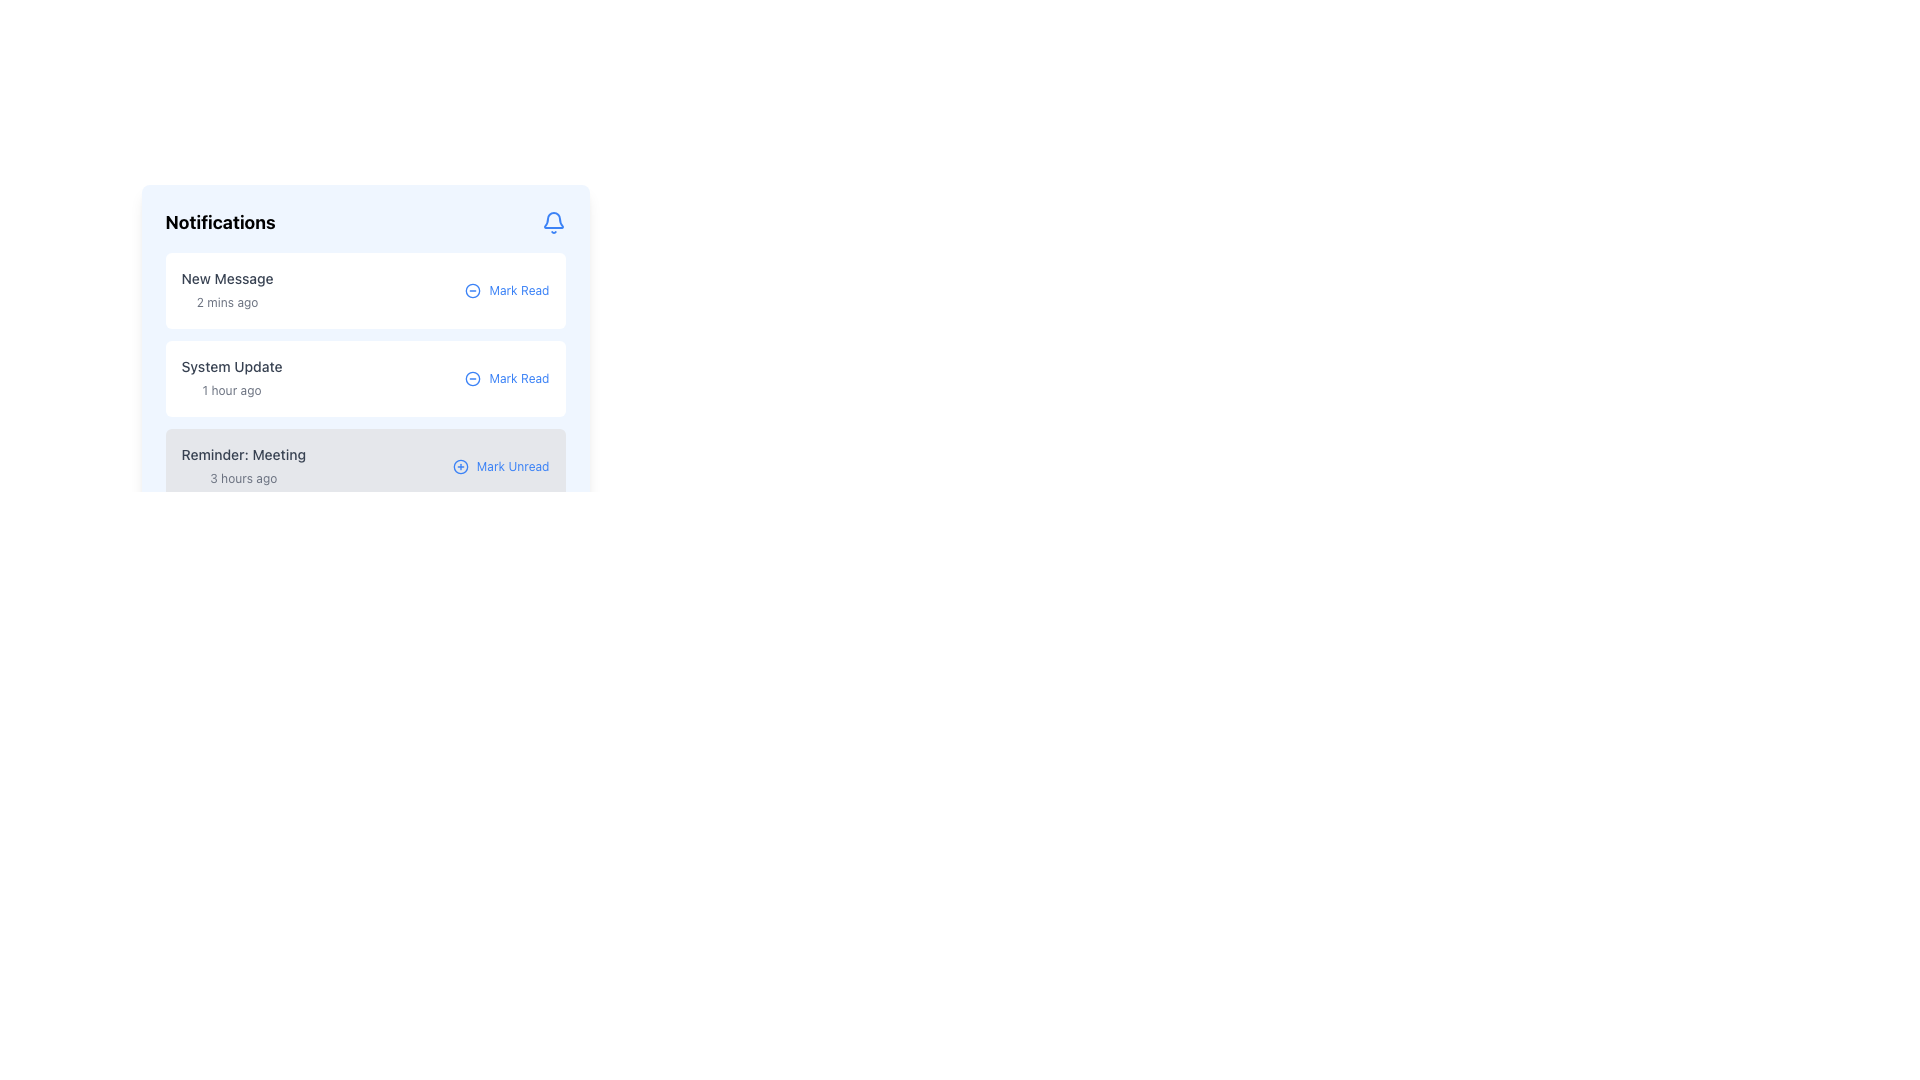 The width and height of the screenshot is (1920, 1080). Describe the element at coordinates (227, 278) in the screenshot. I see `the text label of the first notification item, which conveys the primary information of the notification, positioned above the timestamp indicating '2 mins ago.'` at that location.